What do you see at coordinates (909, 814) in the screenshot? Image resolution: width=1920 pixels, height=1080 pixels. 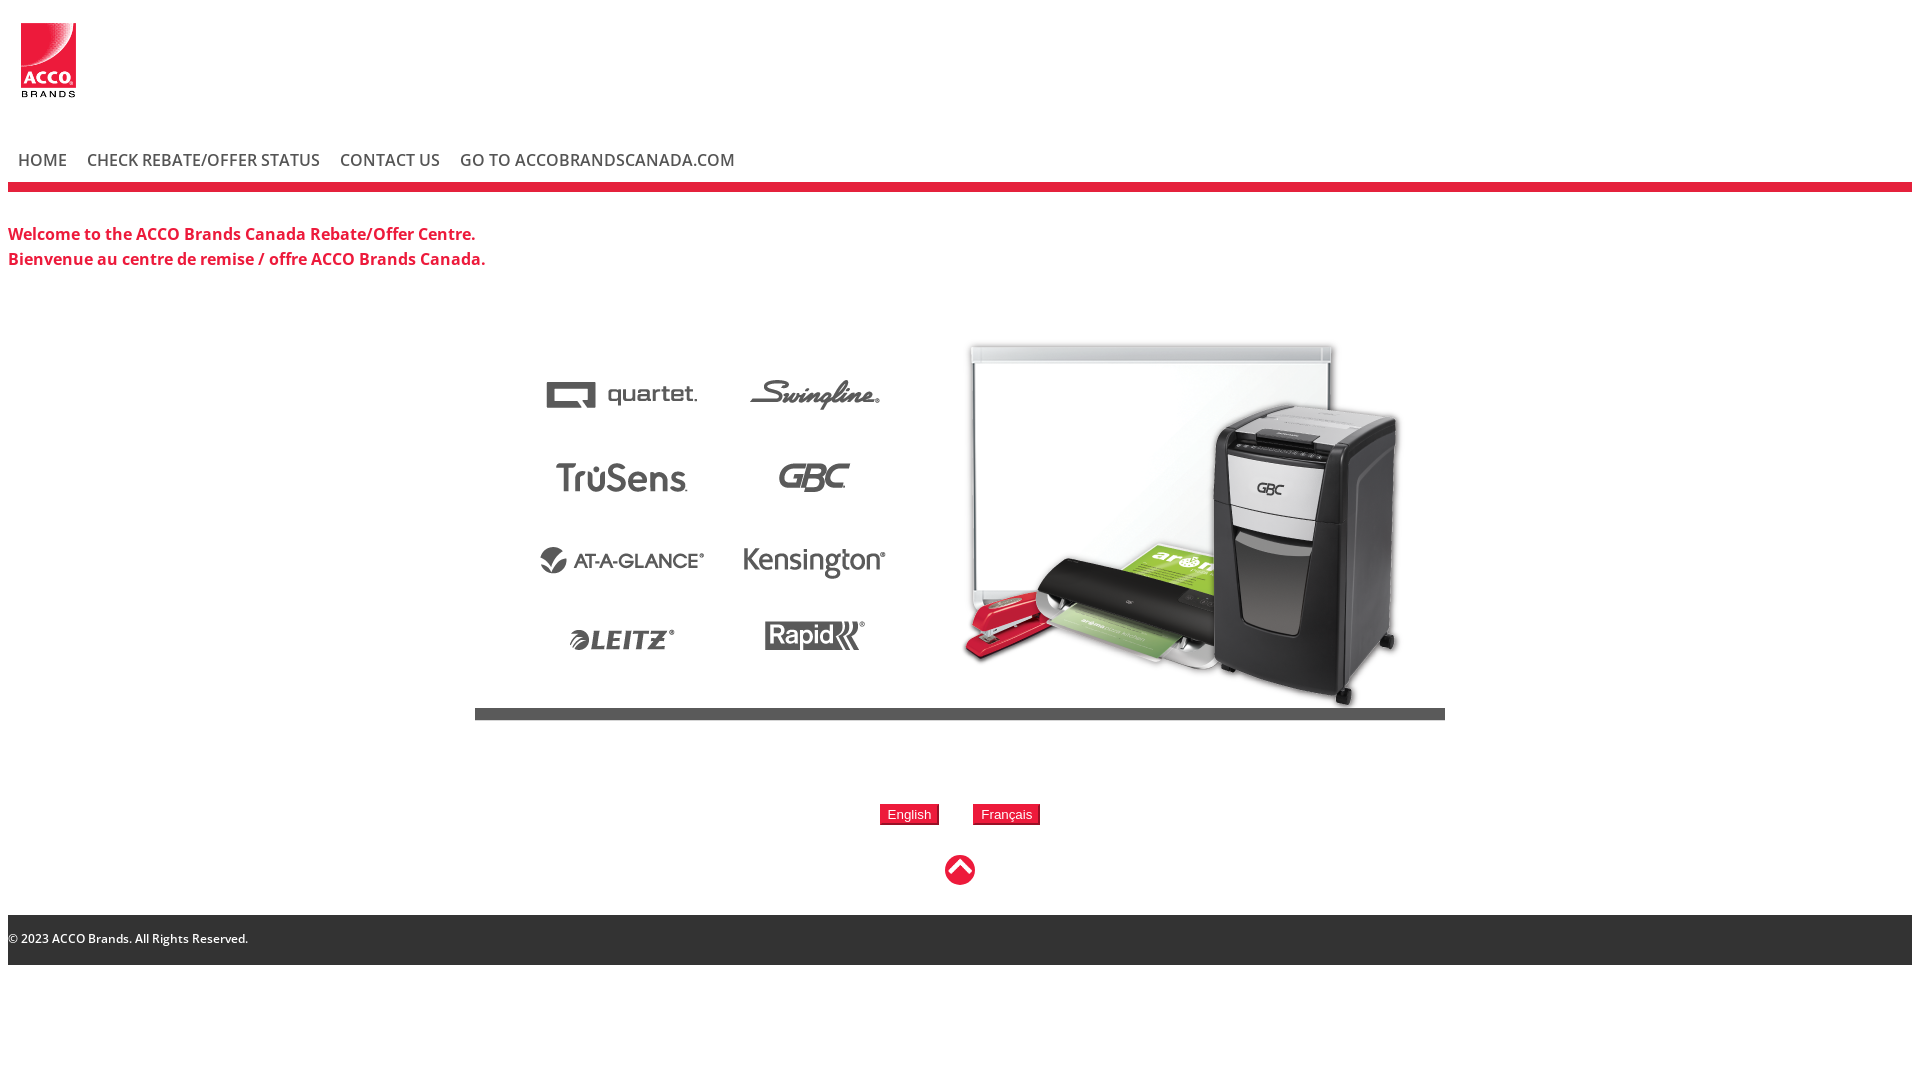 I see `'English'` at bounding box center [909, 814].